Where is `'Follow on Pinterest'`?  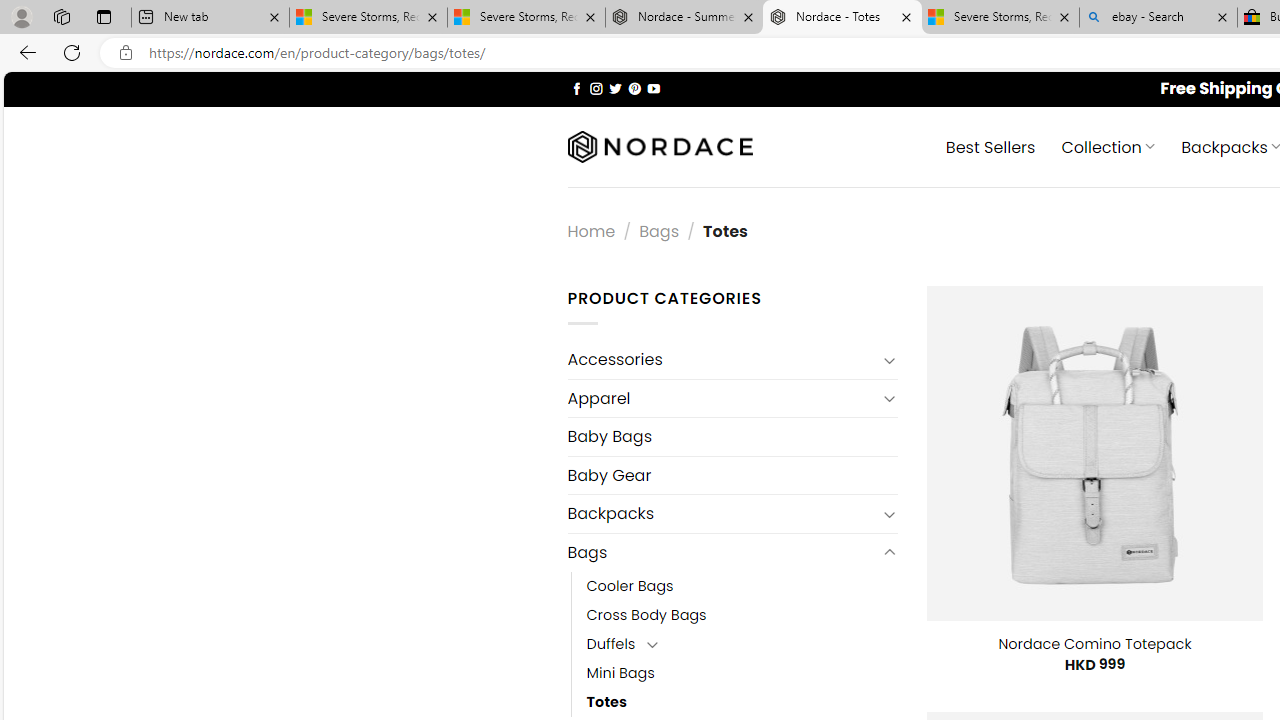 'Follow on Pinterest' is located at coordinates (633, 87).